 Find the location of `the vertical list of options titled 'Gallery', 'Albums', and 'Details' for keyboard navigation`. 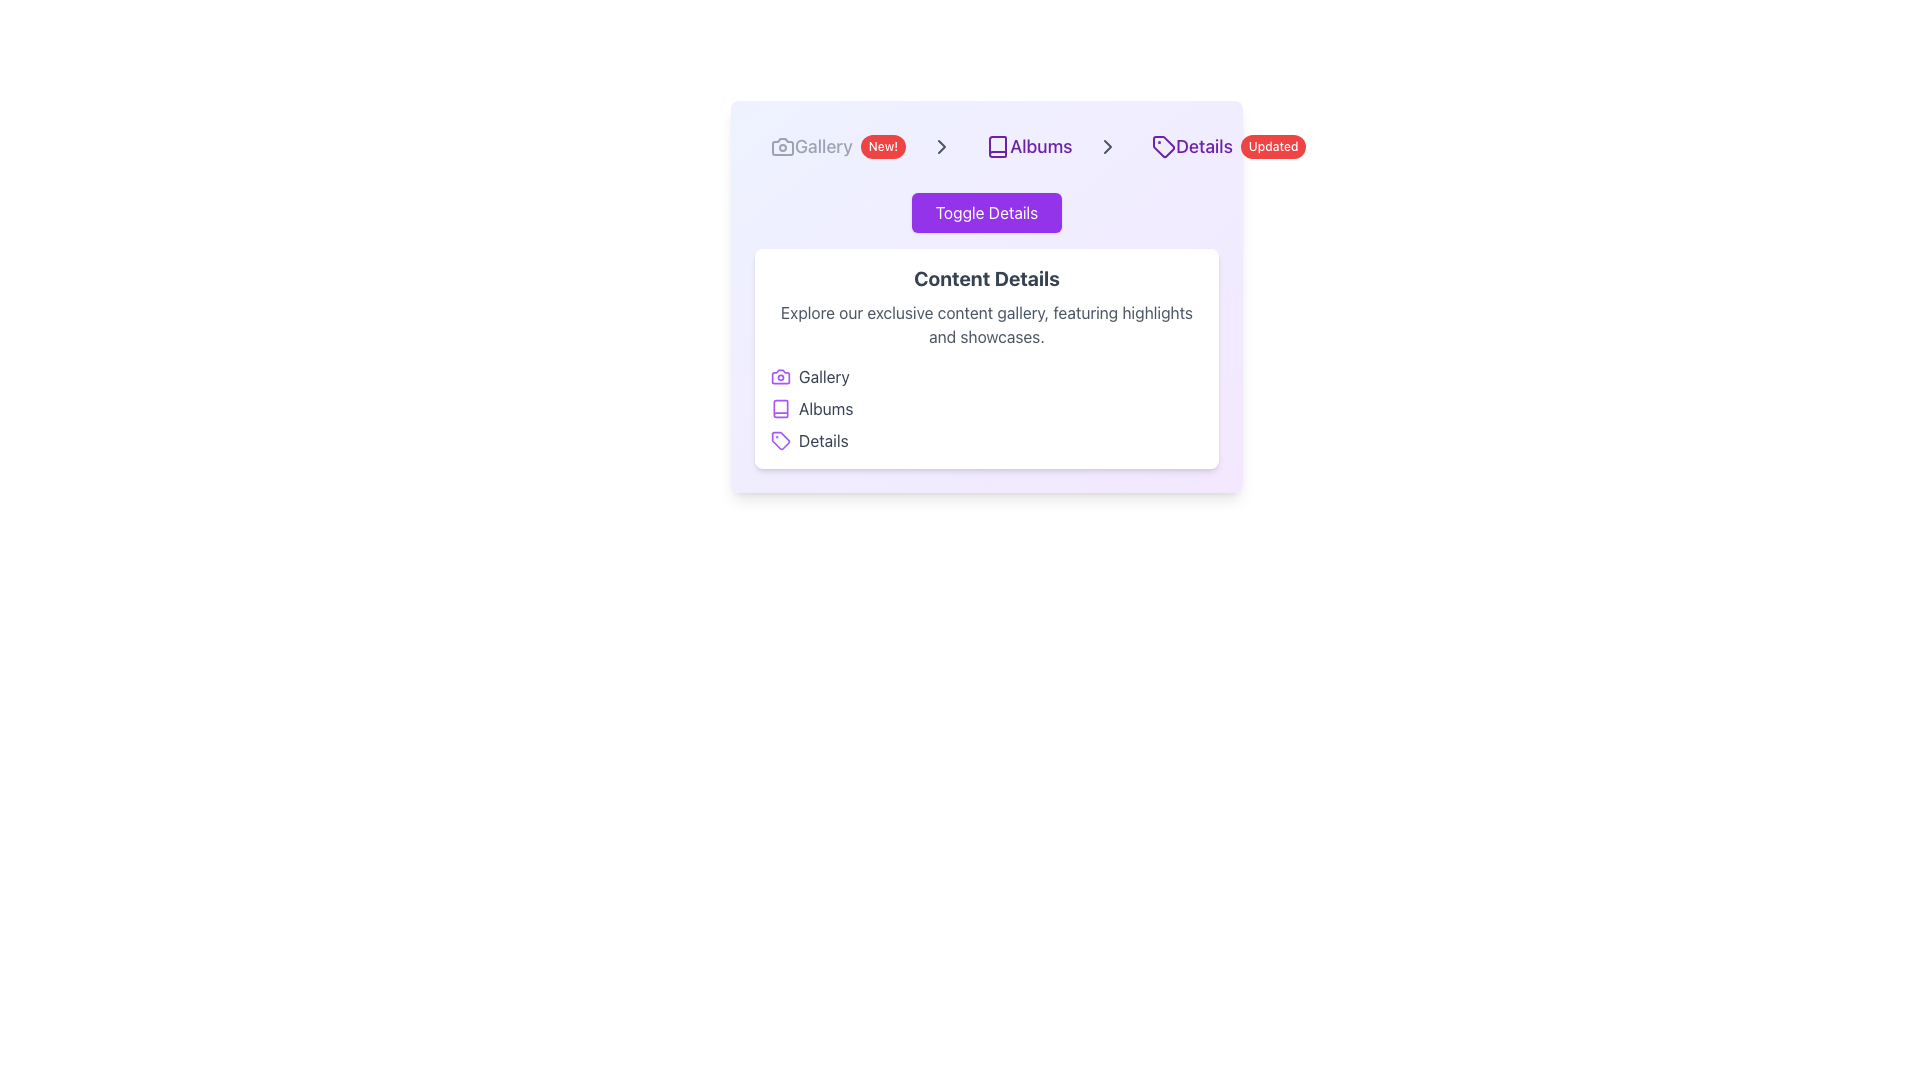

the vertical list of options titled 'Gallery', 'Albums', and 'Details' for keyboard navigation is located at coordinates (987, 407).